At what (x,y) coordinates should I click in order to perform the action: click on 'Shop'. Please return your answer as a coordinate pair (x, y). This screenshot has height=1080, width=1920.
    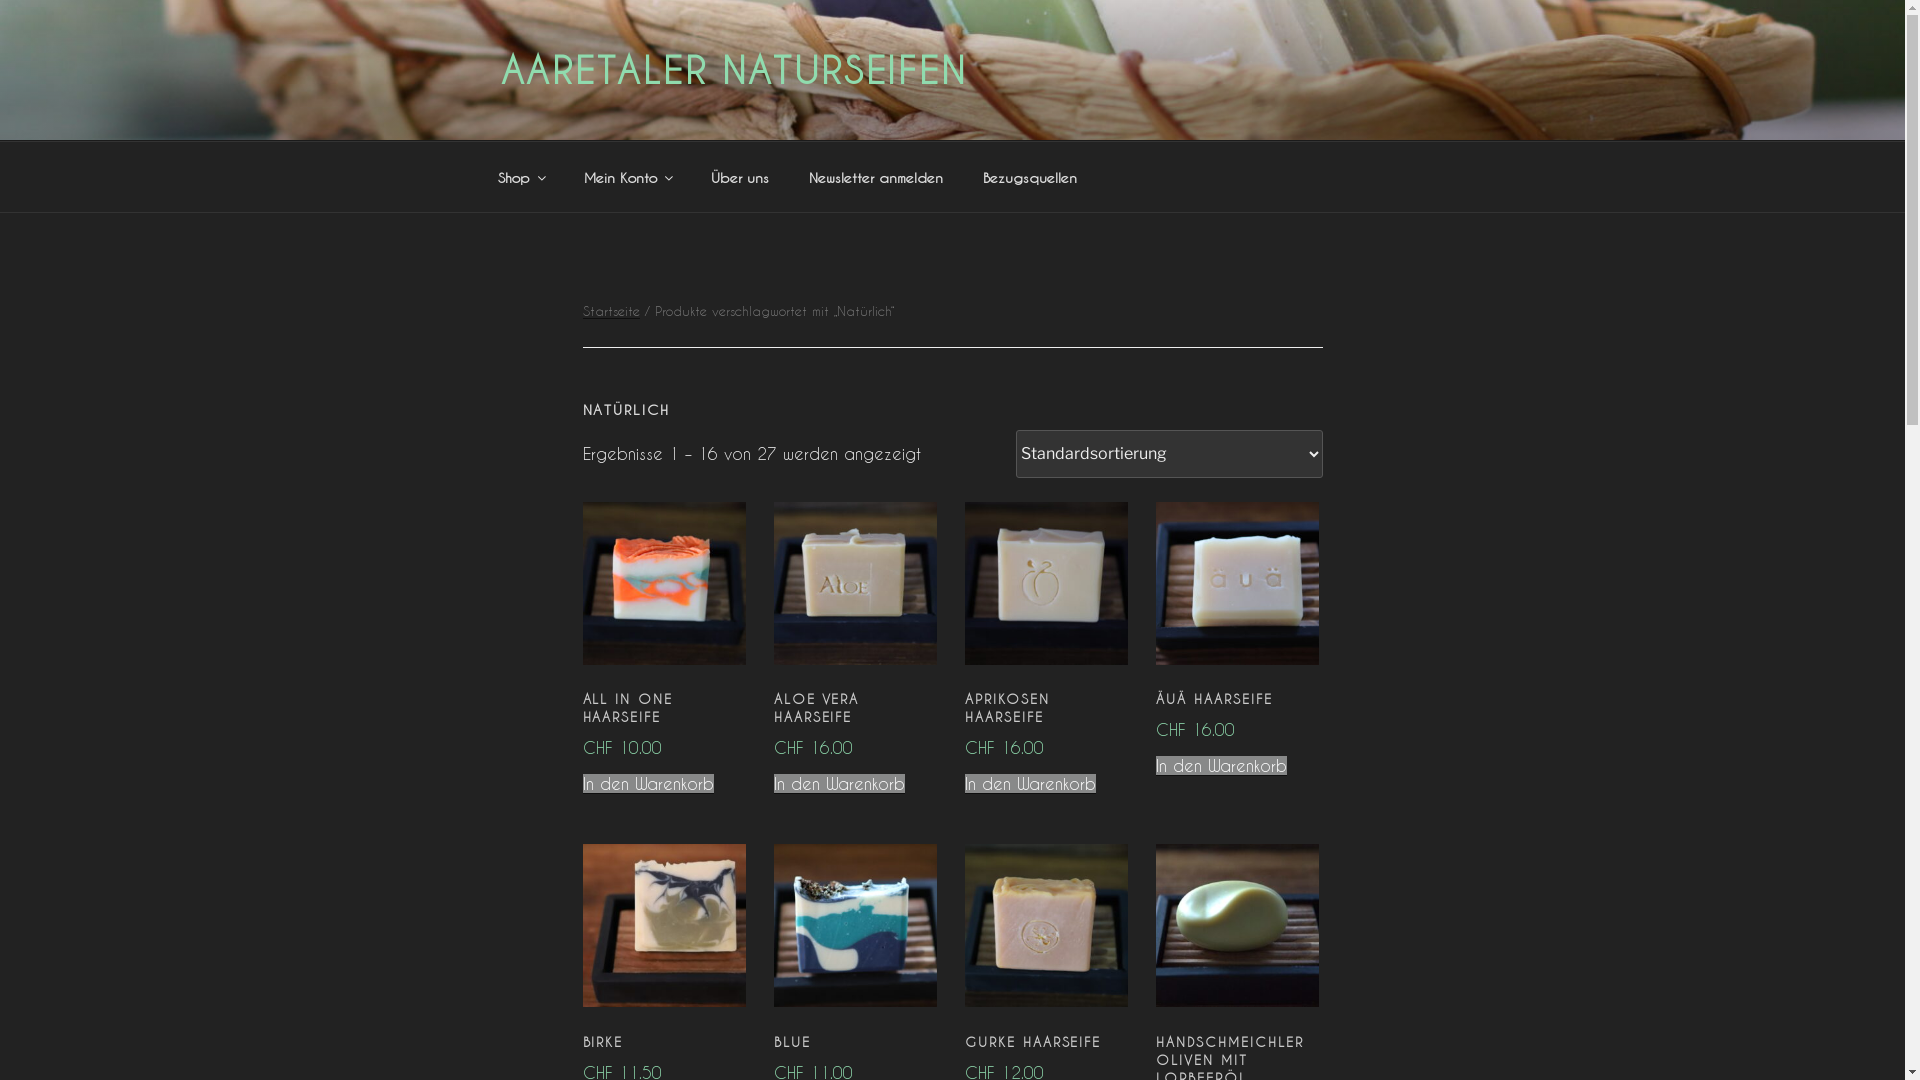
    Looking at the image, I should click on (520, 175).